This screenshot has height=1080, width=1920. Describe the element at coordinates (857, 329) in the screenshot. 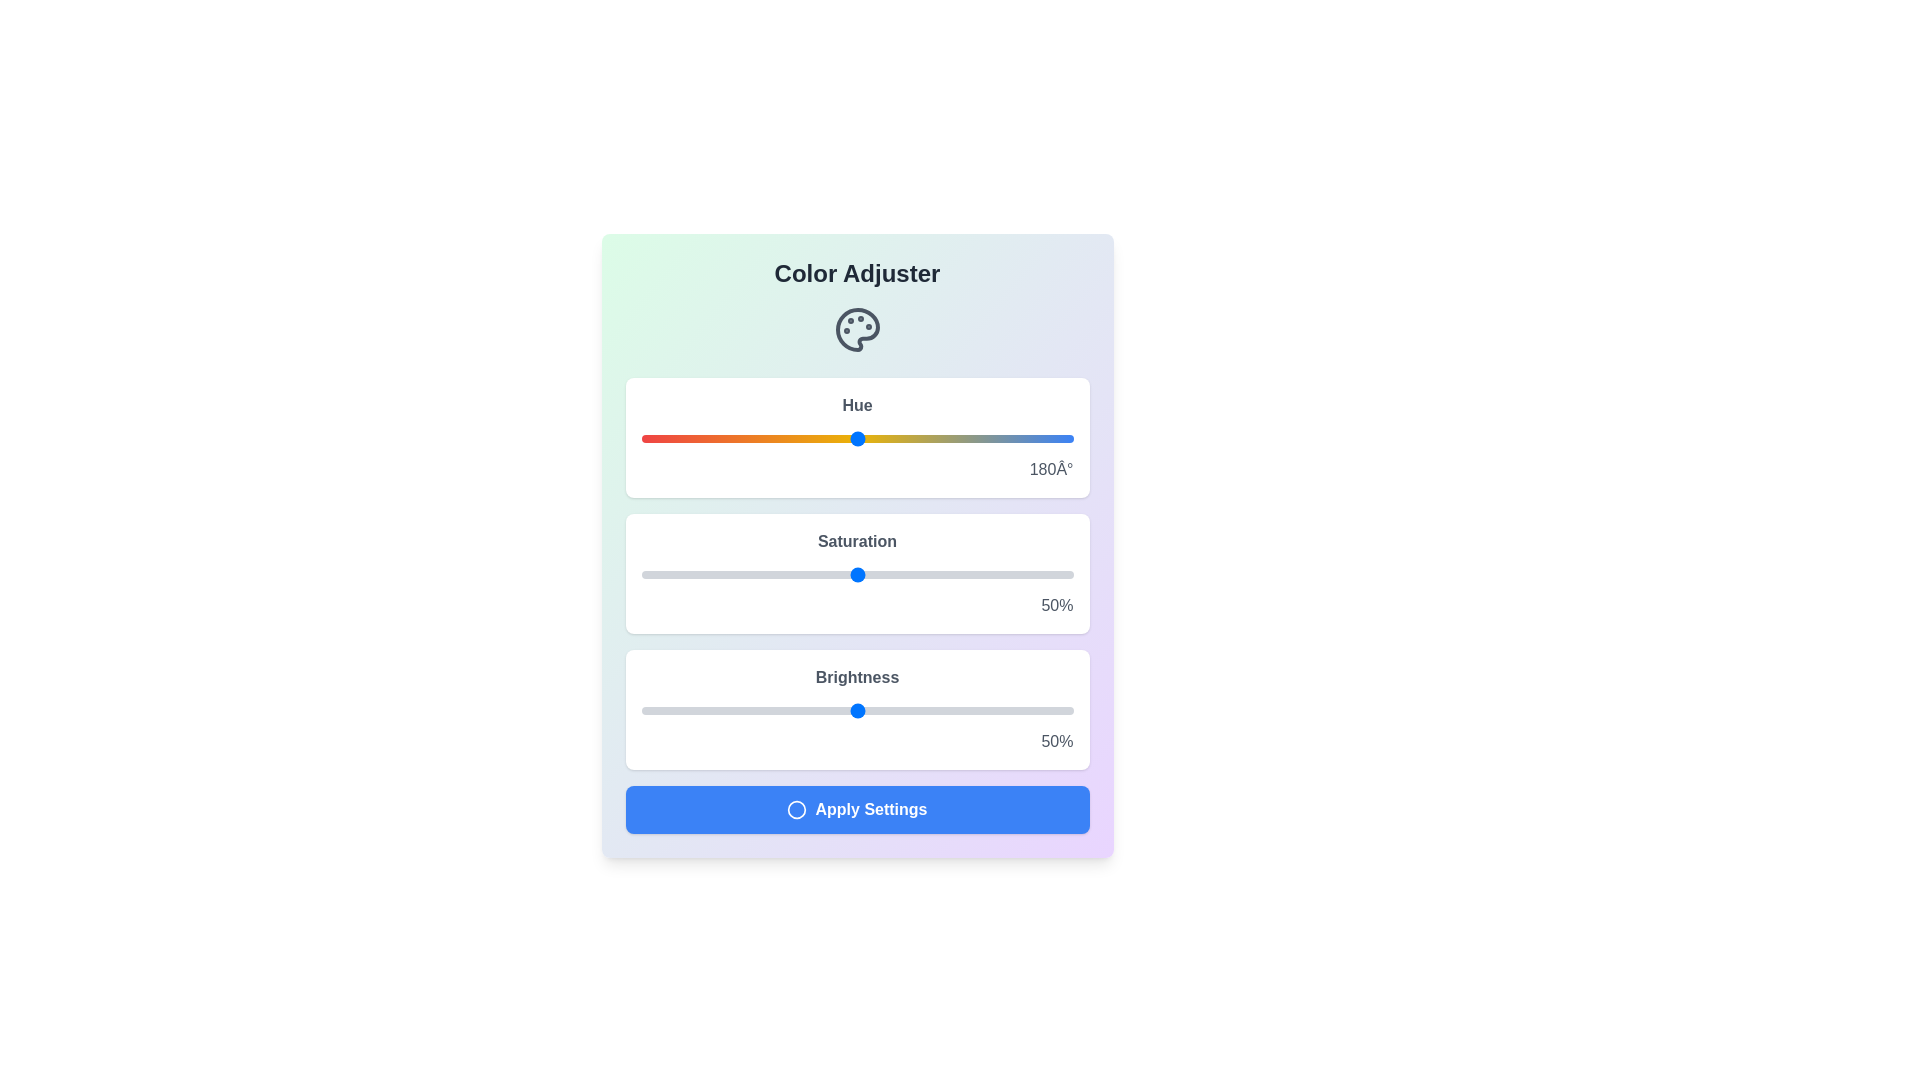

I see `the 'Palette' icon to initiate the aesthetic interaction` at that location.